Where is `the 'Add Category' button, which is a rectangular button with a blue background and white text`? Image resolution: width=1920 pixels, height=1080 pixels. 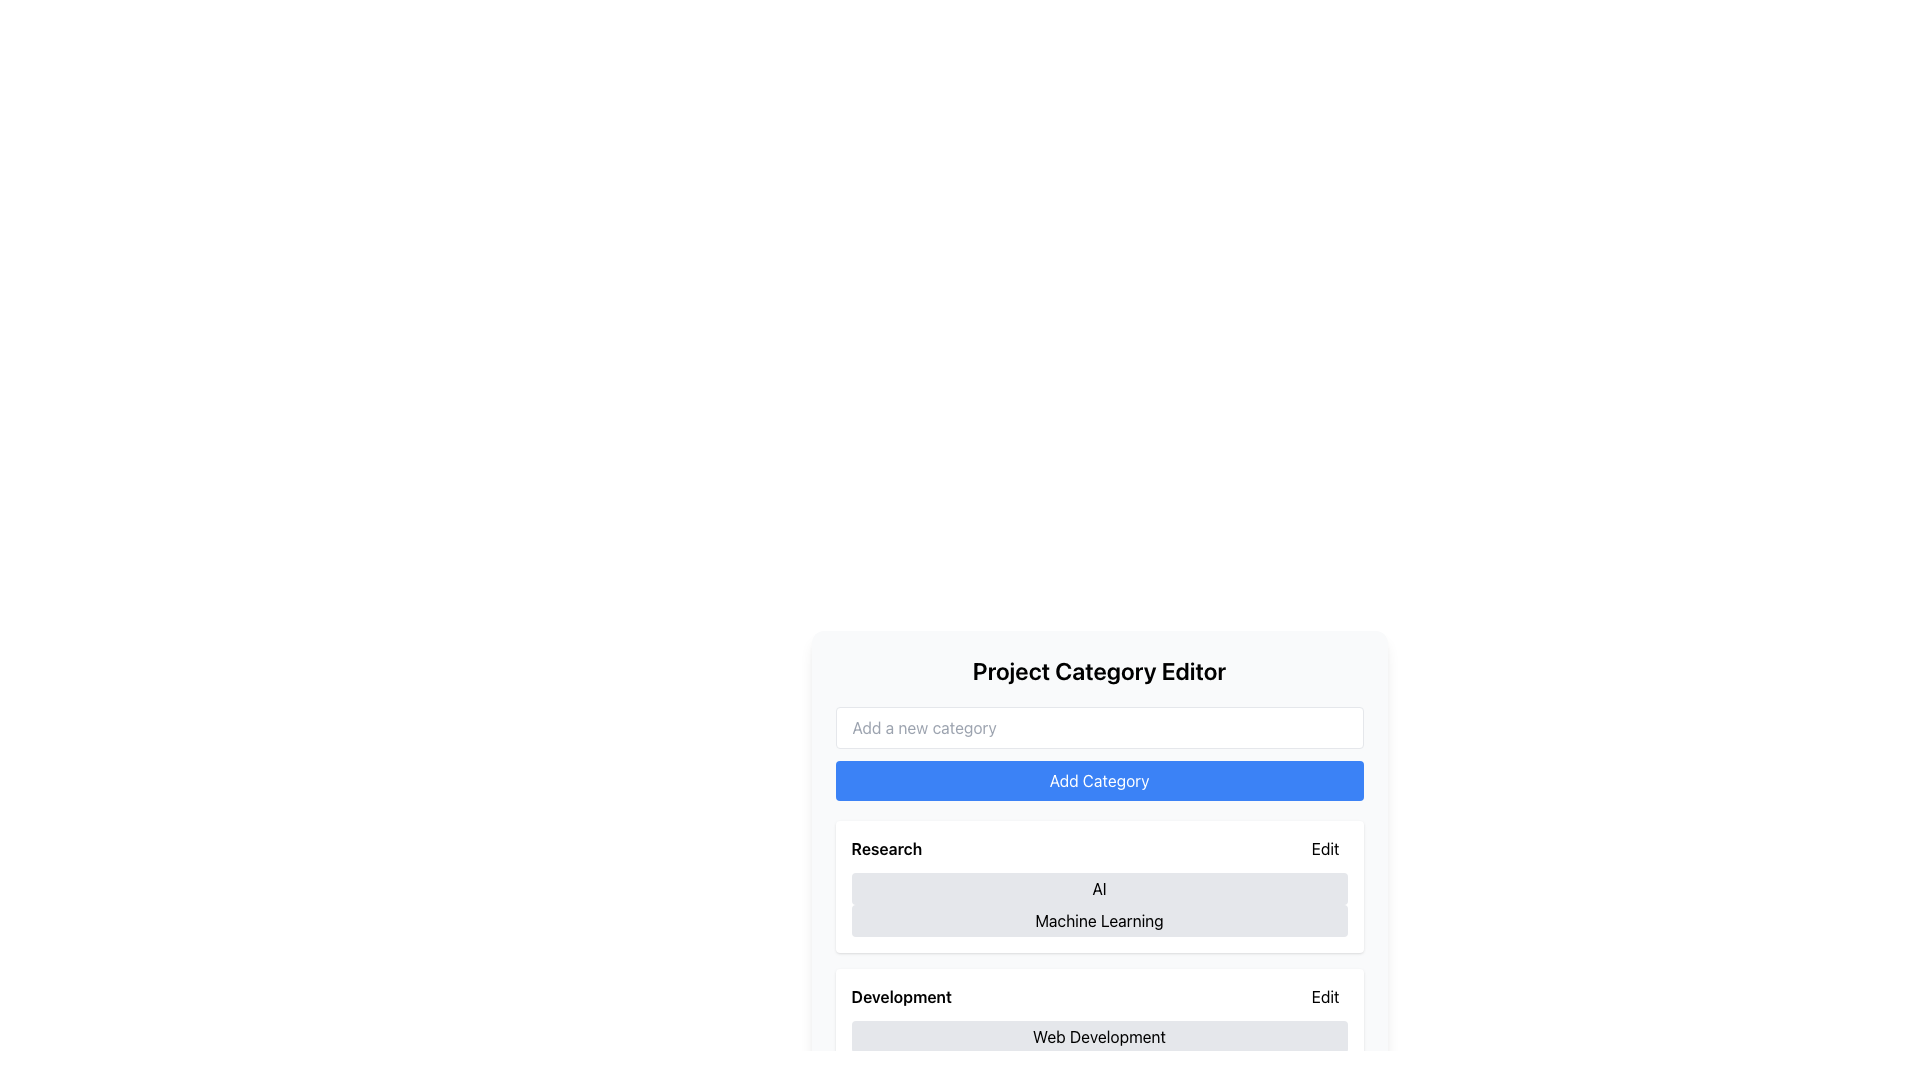
the 'Add Category' button, which is a rectangular button with a blue background and white text is located at coordinates (1098, 779).